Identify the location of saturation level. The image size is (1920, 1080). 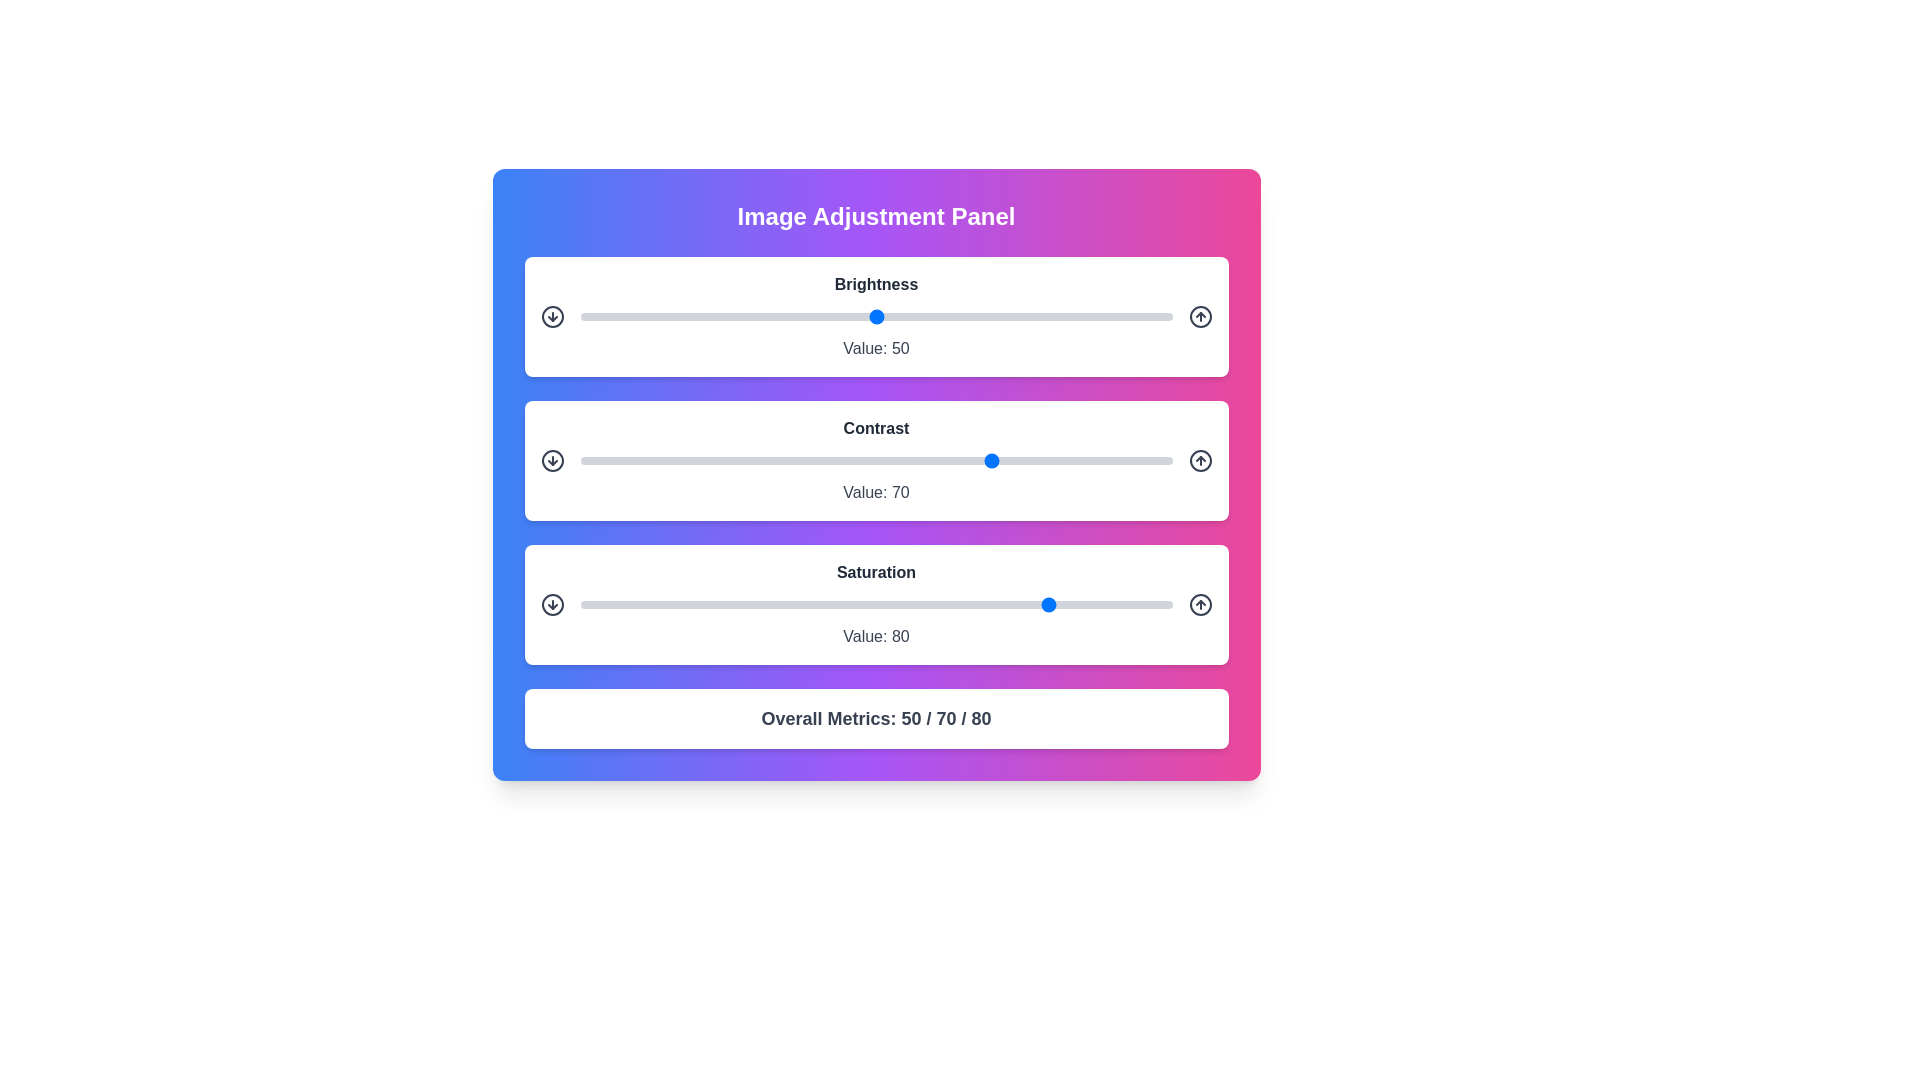
(657, 604).